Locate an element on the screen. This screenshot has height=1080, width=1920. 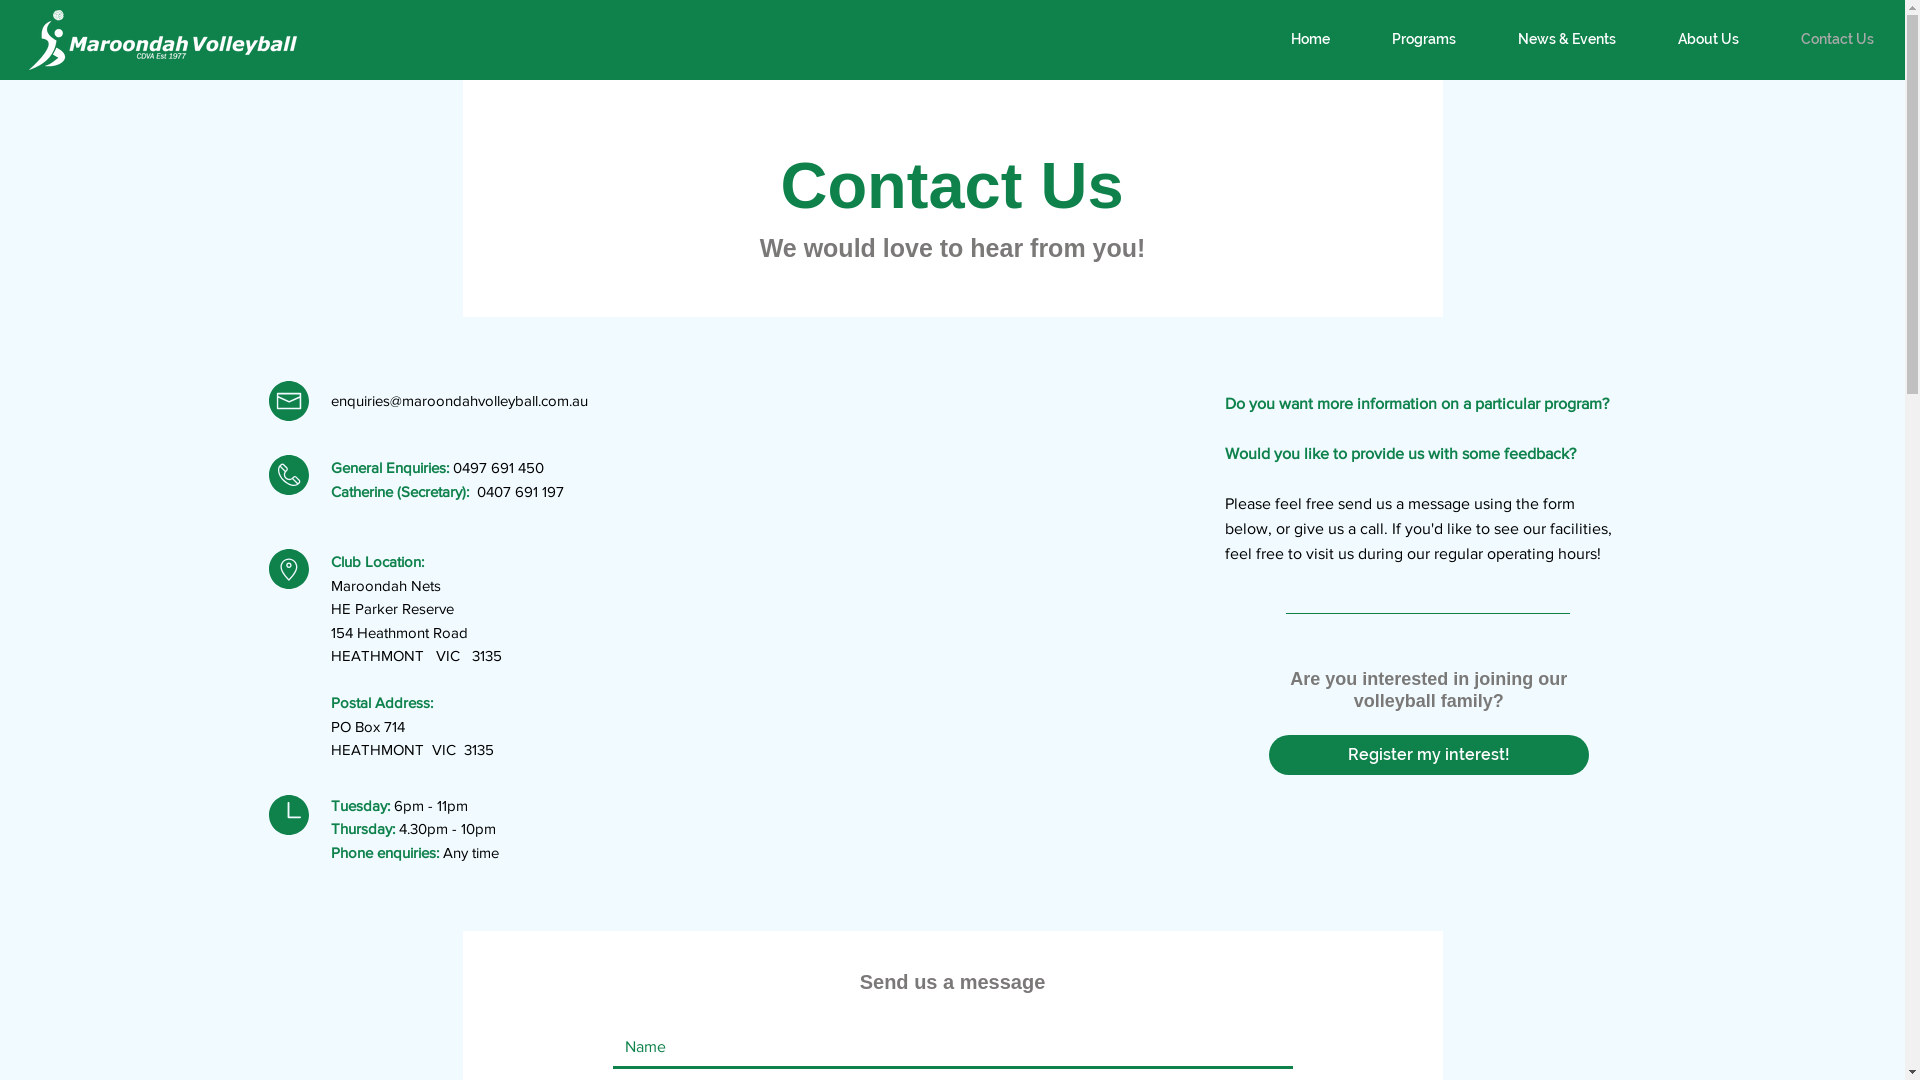
'Register my interest!' is located at coordinates (1428, 755).